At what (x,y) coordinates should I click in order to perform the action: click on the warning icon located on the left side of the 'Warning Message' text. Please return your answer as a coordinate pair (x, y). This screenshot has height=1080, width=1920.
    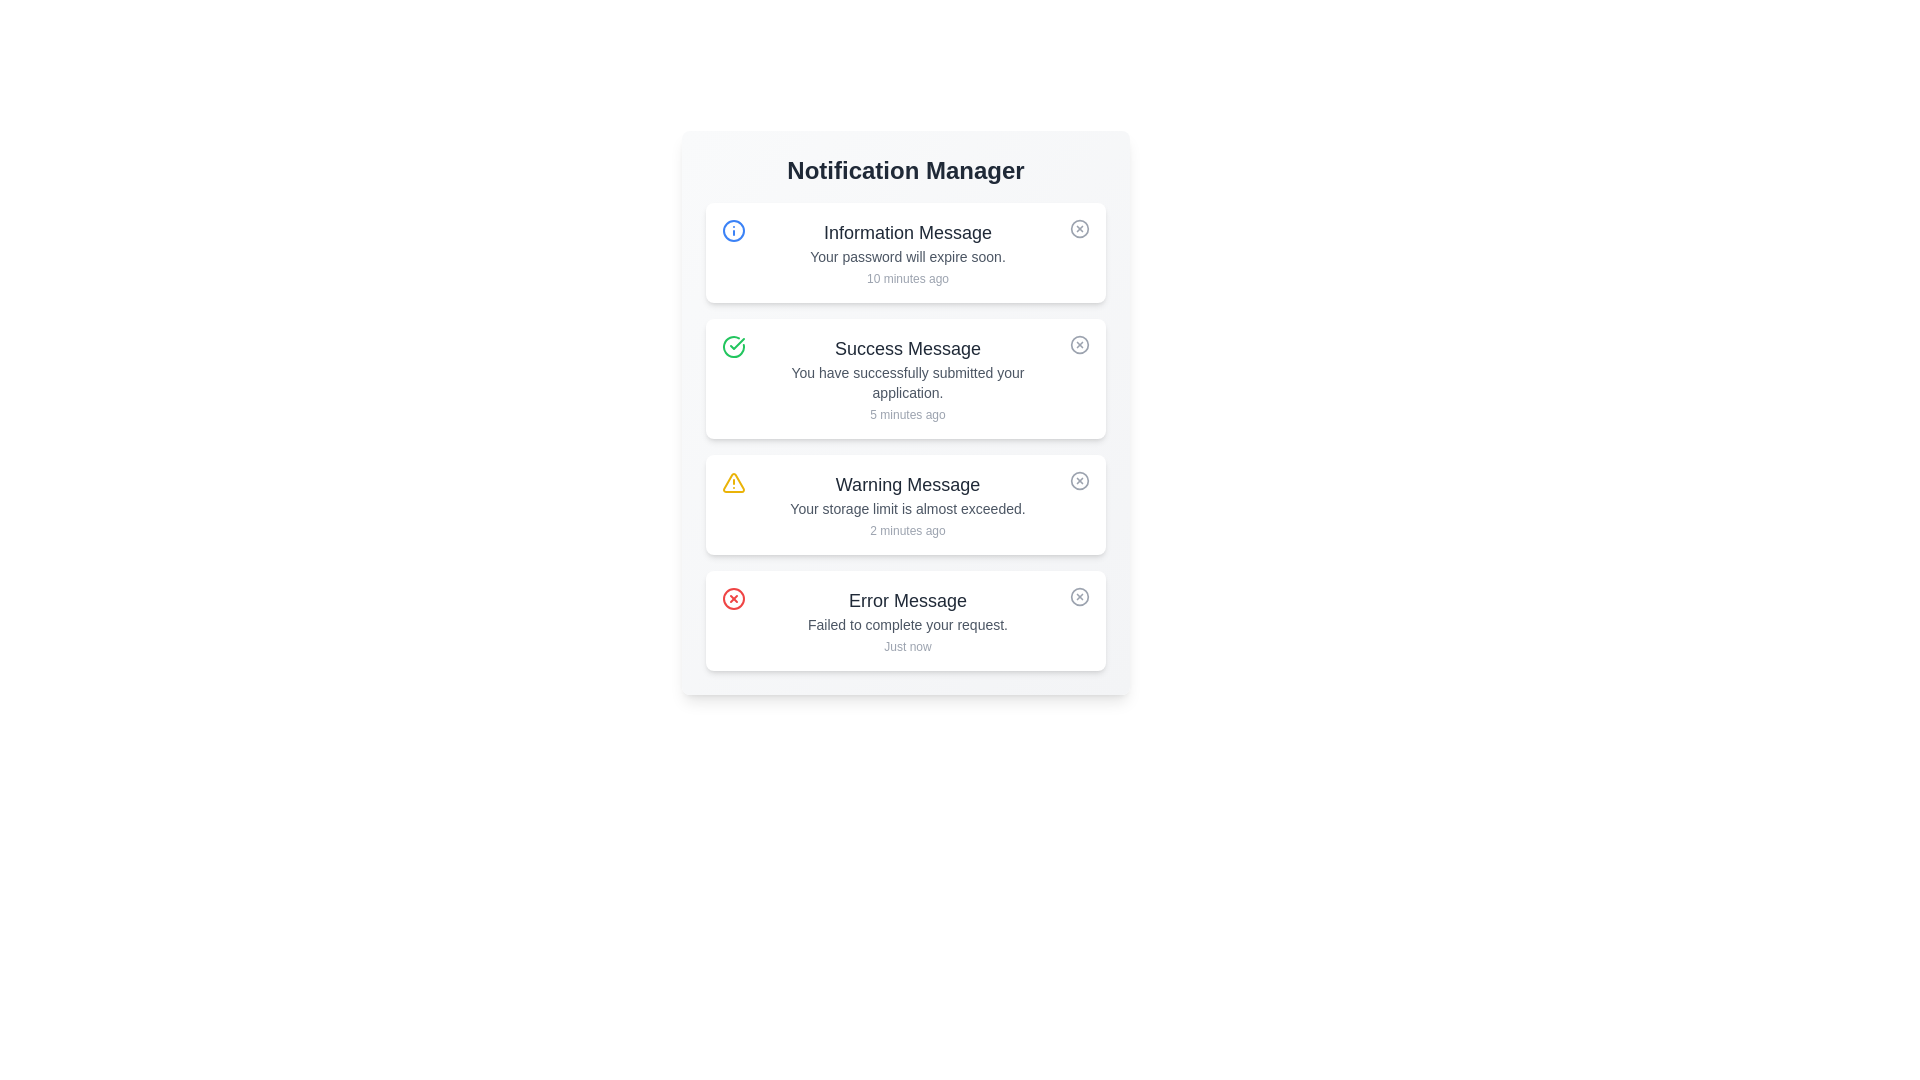
    Looking at the image, I should click on (733, 482).